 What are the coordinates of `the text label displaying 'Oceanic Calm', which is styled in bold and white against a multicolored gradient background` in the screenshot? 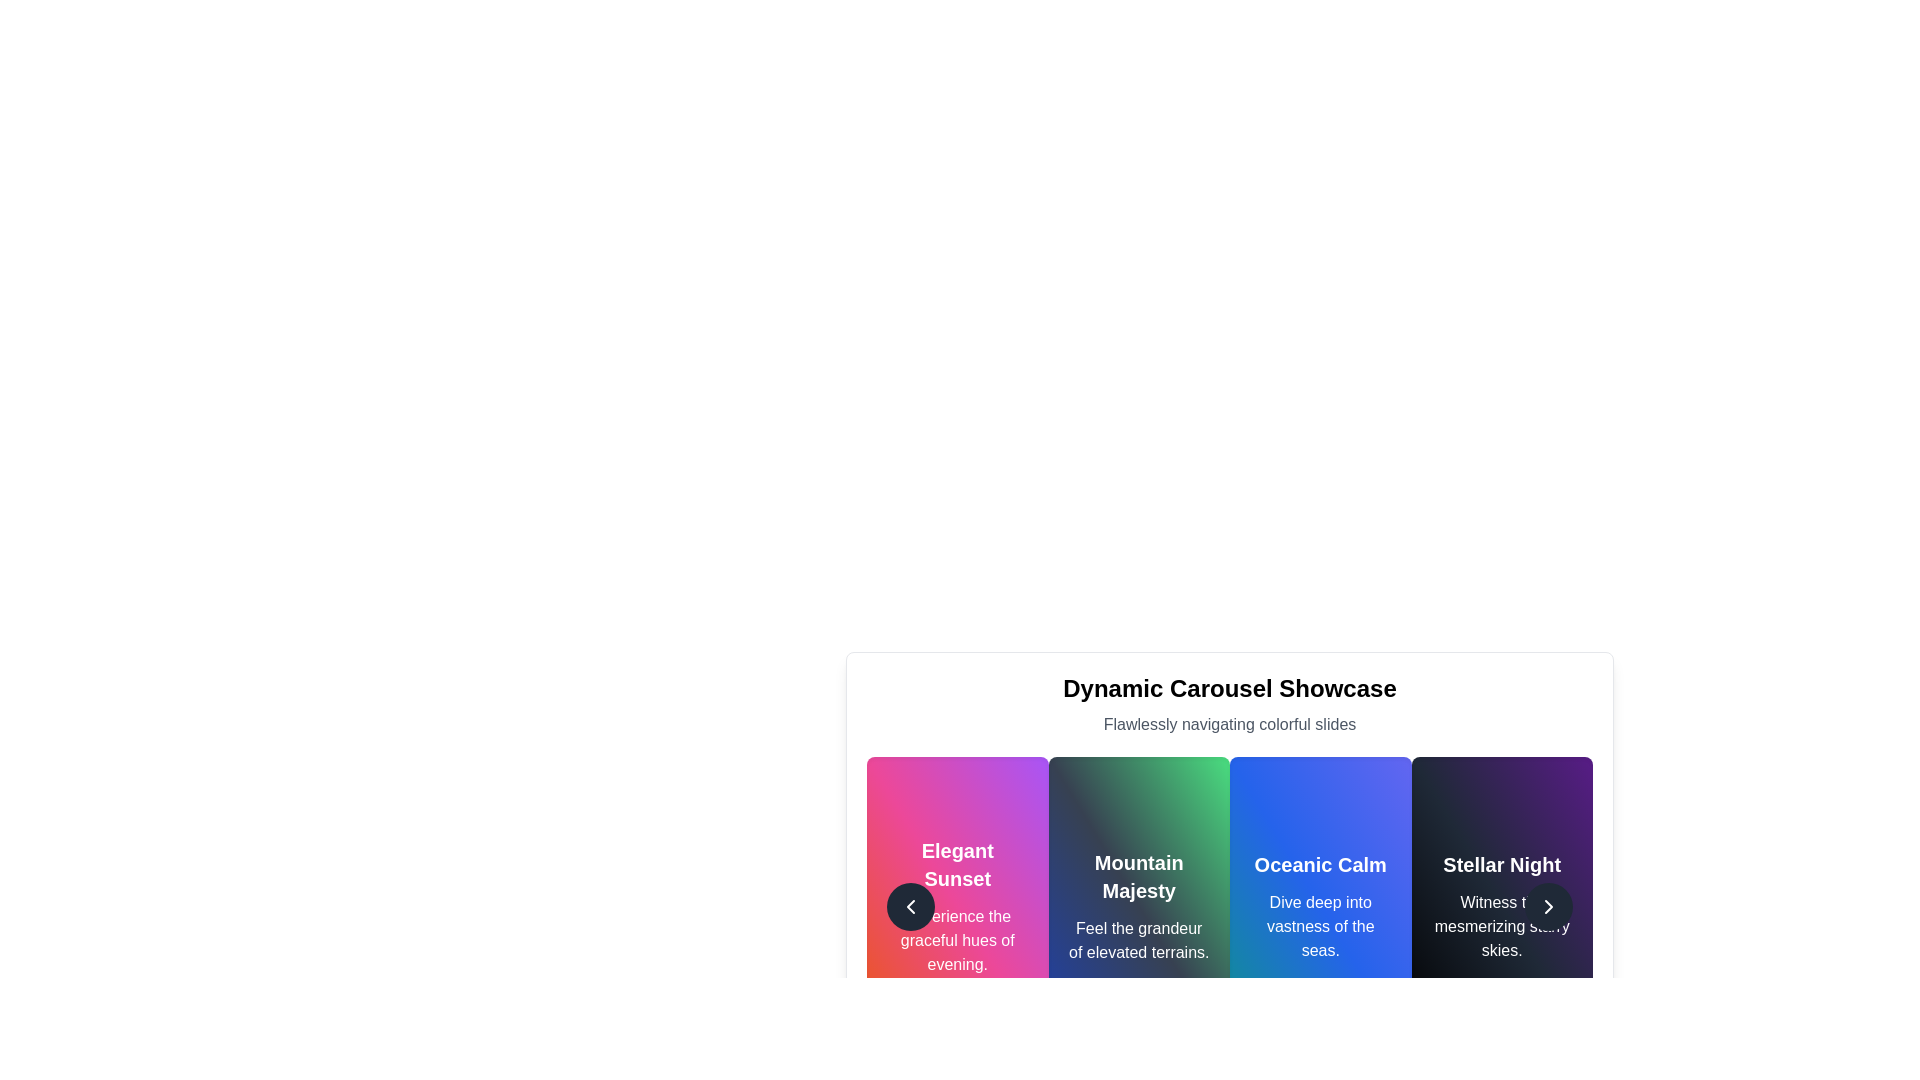 It's located at (1320, 863).